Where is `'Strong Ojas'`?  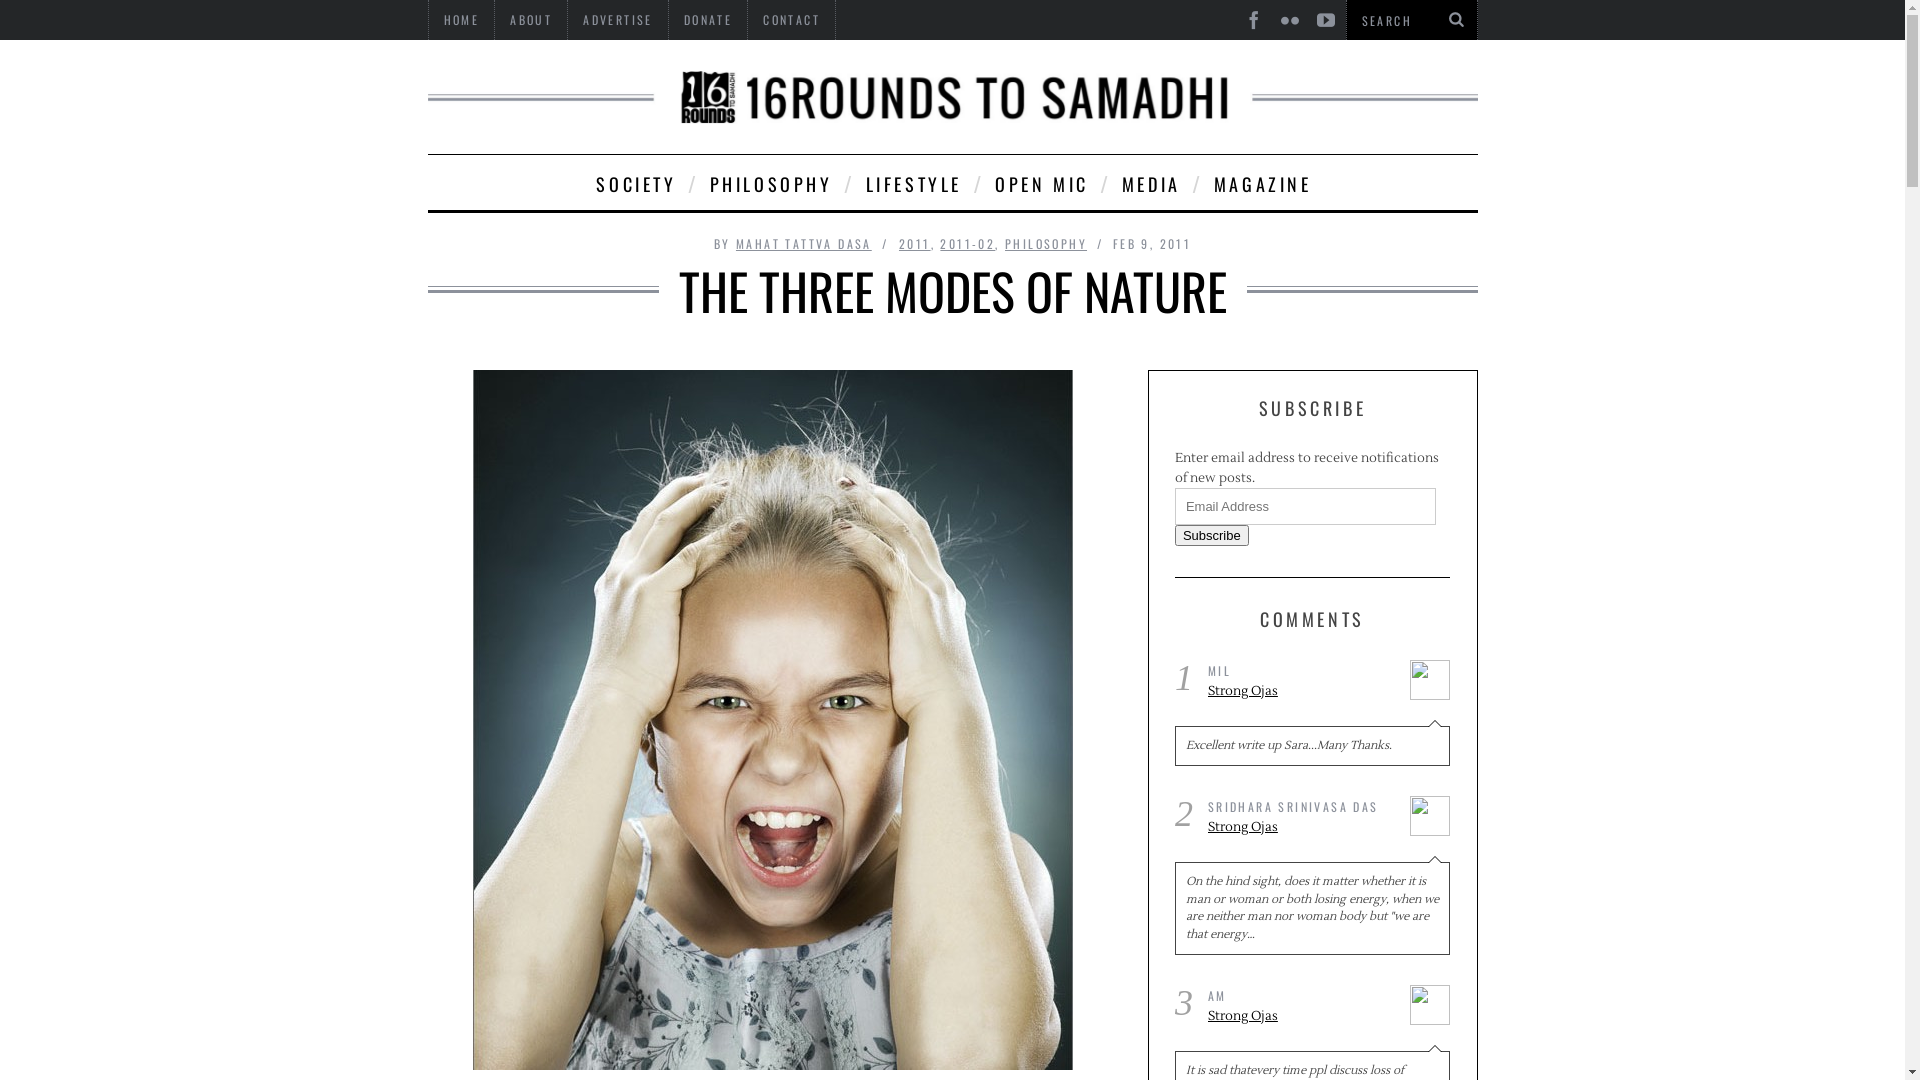 'Strong Ojas' is located at coordinates (1301, 1017).